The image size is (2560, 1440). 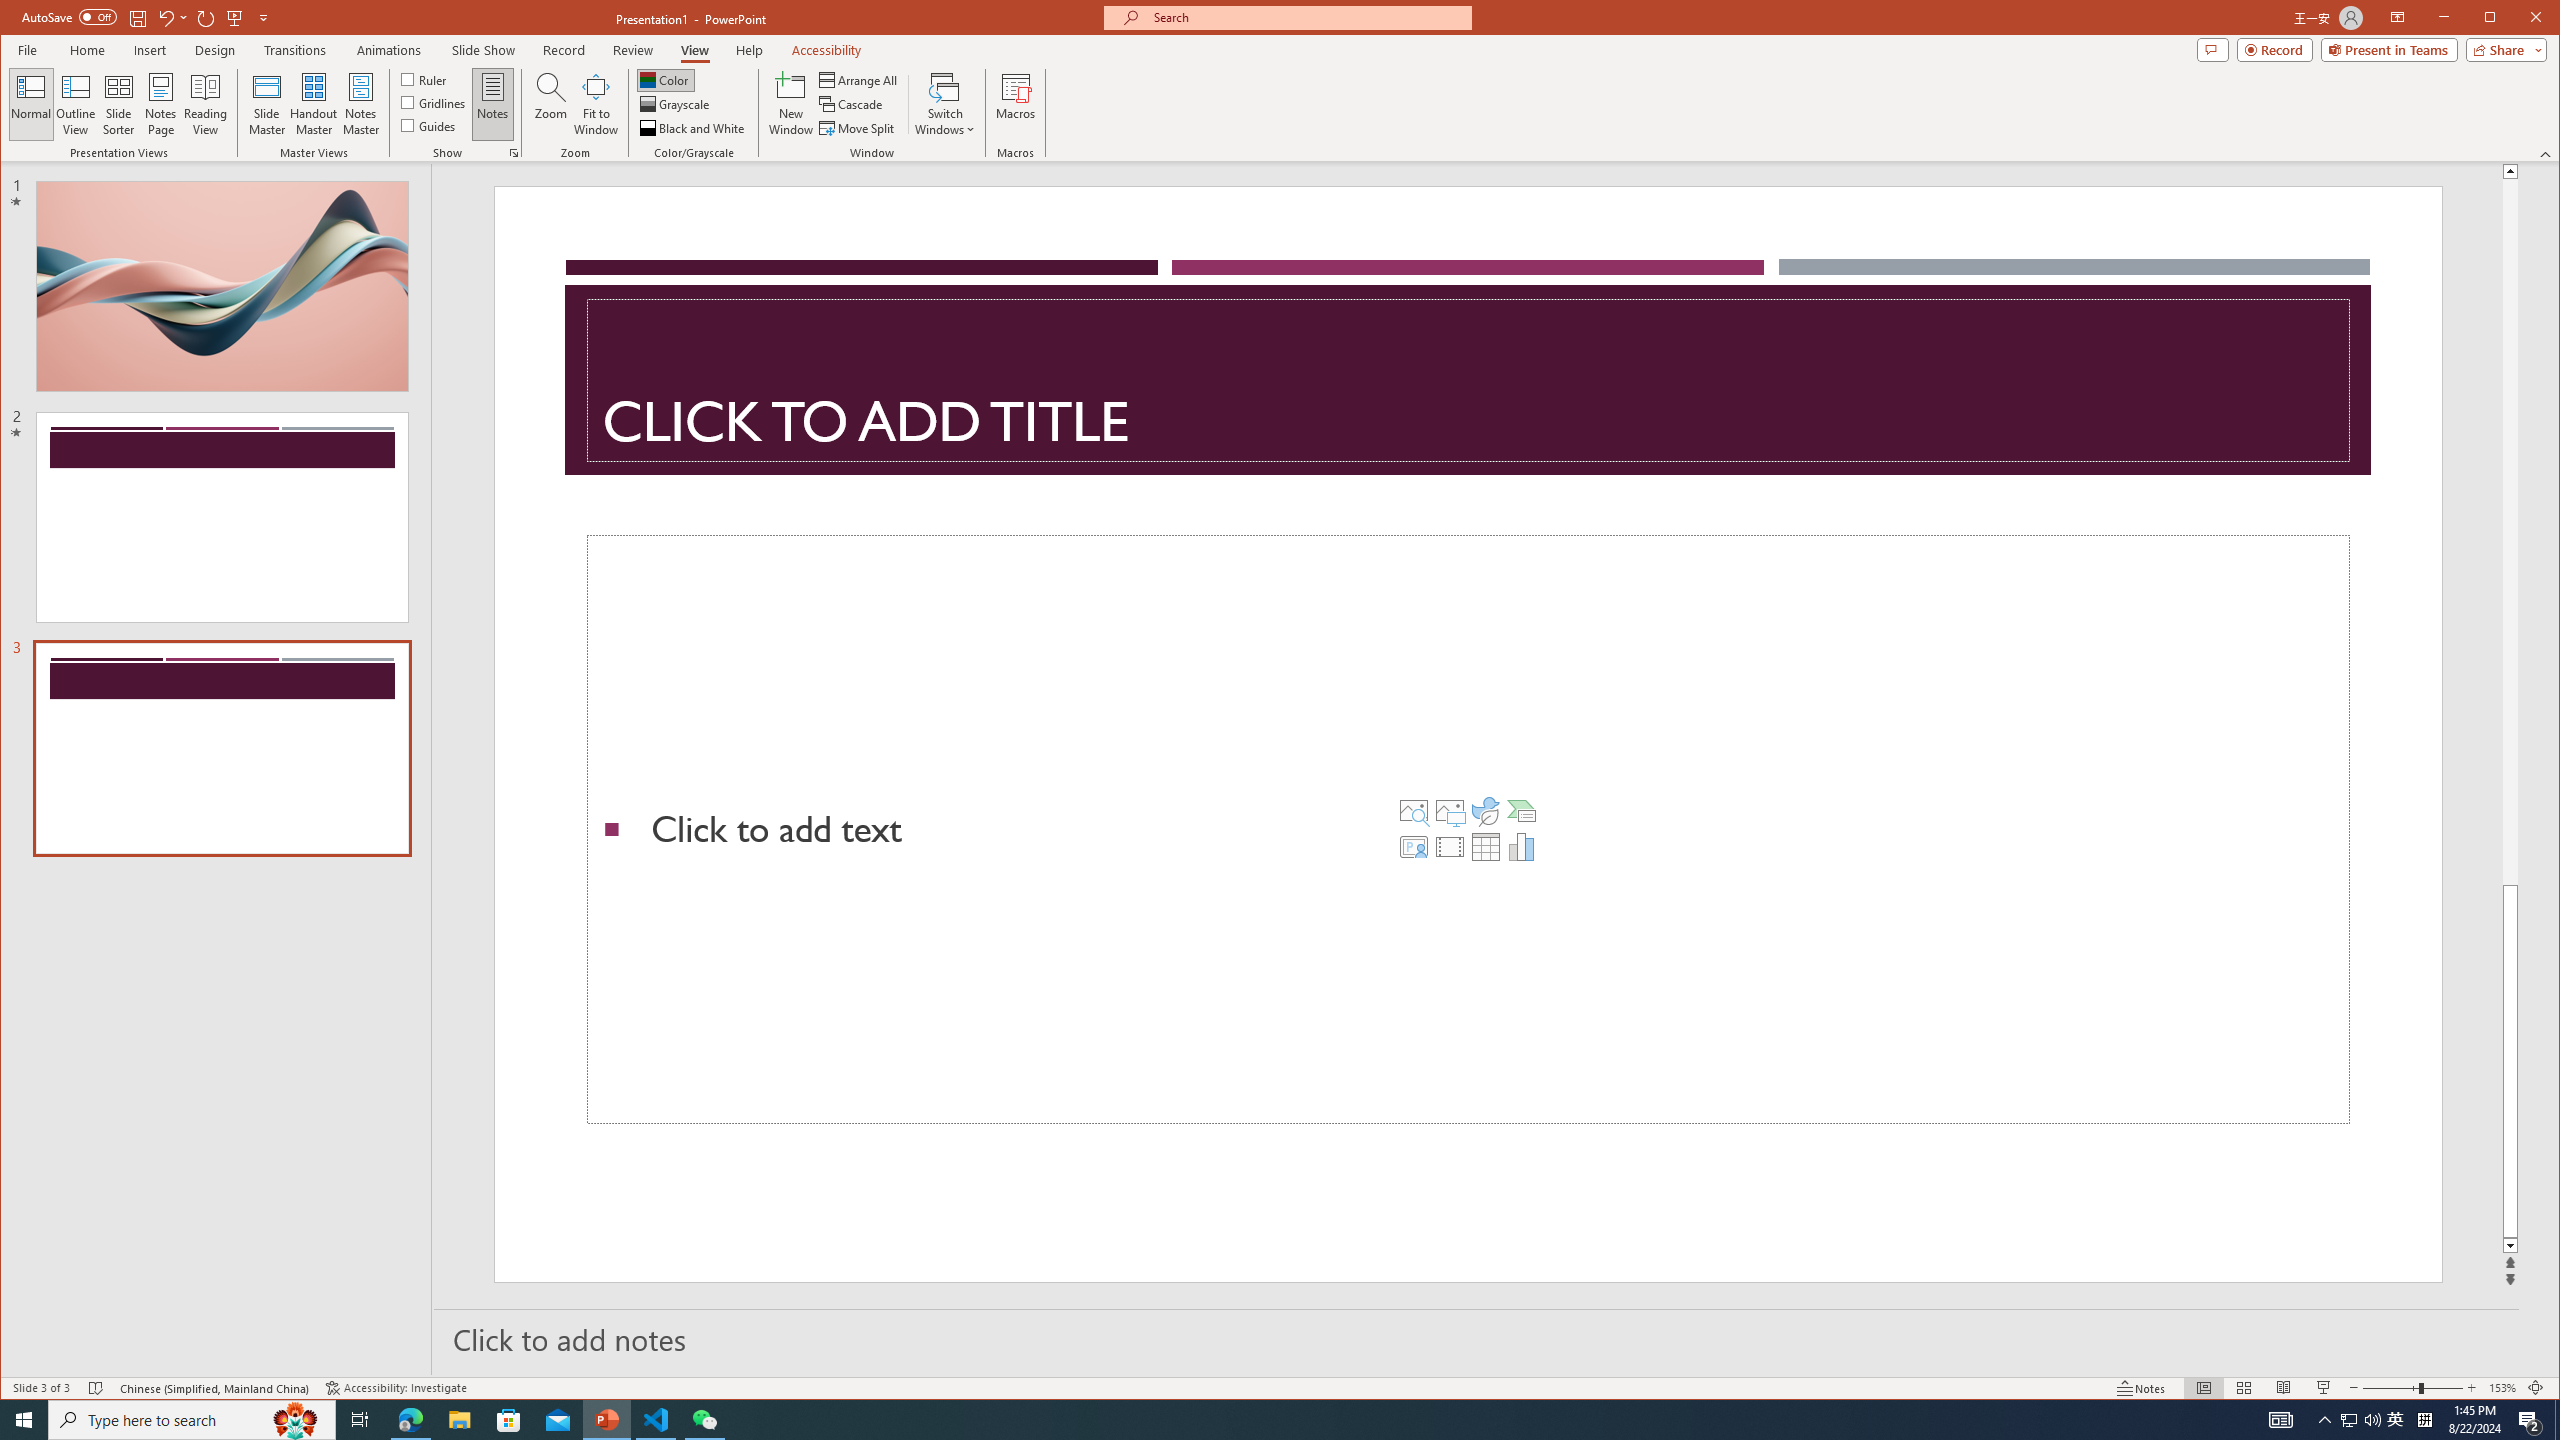 I want to click on 'Content Placeholder', so click(x=1467, y=830).